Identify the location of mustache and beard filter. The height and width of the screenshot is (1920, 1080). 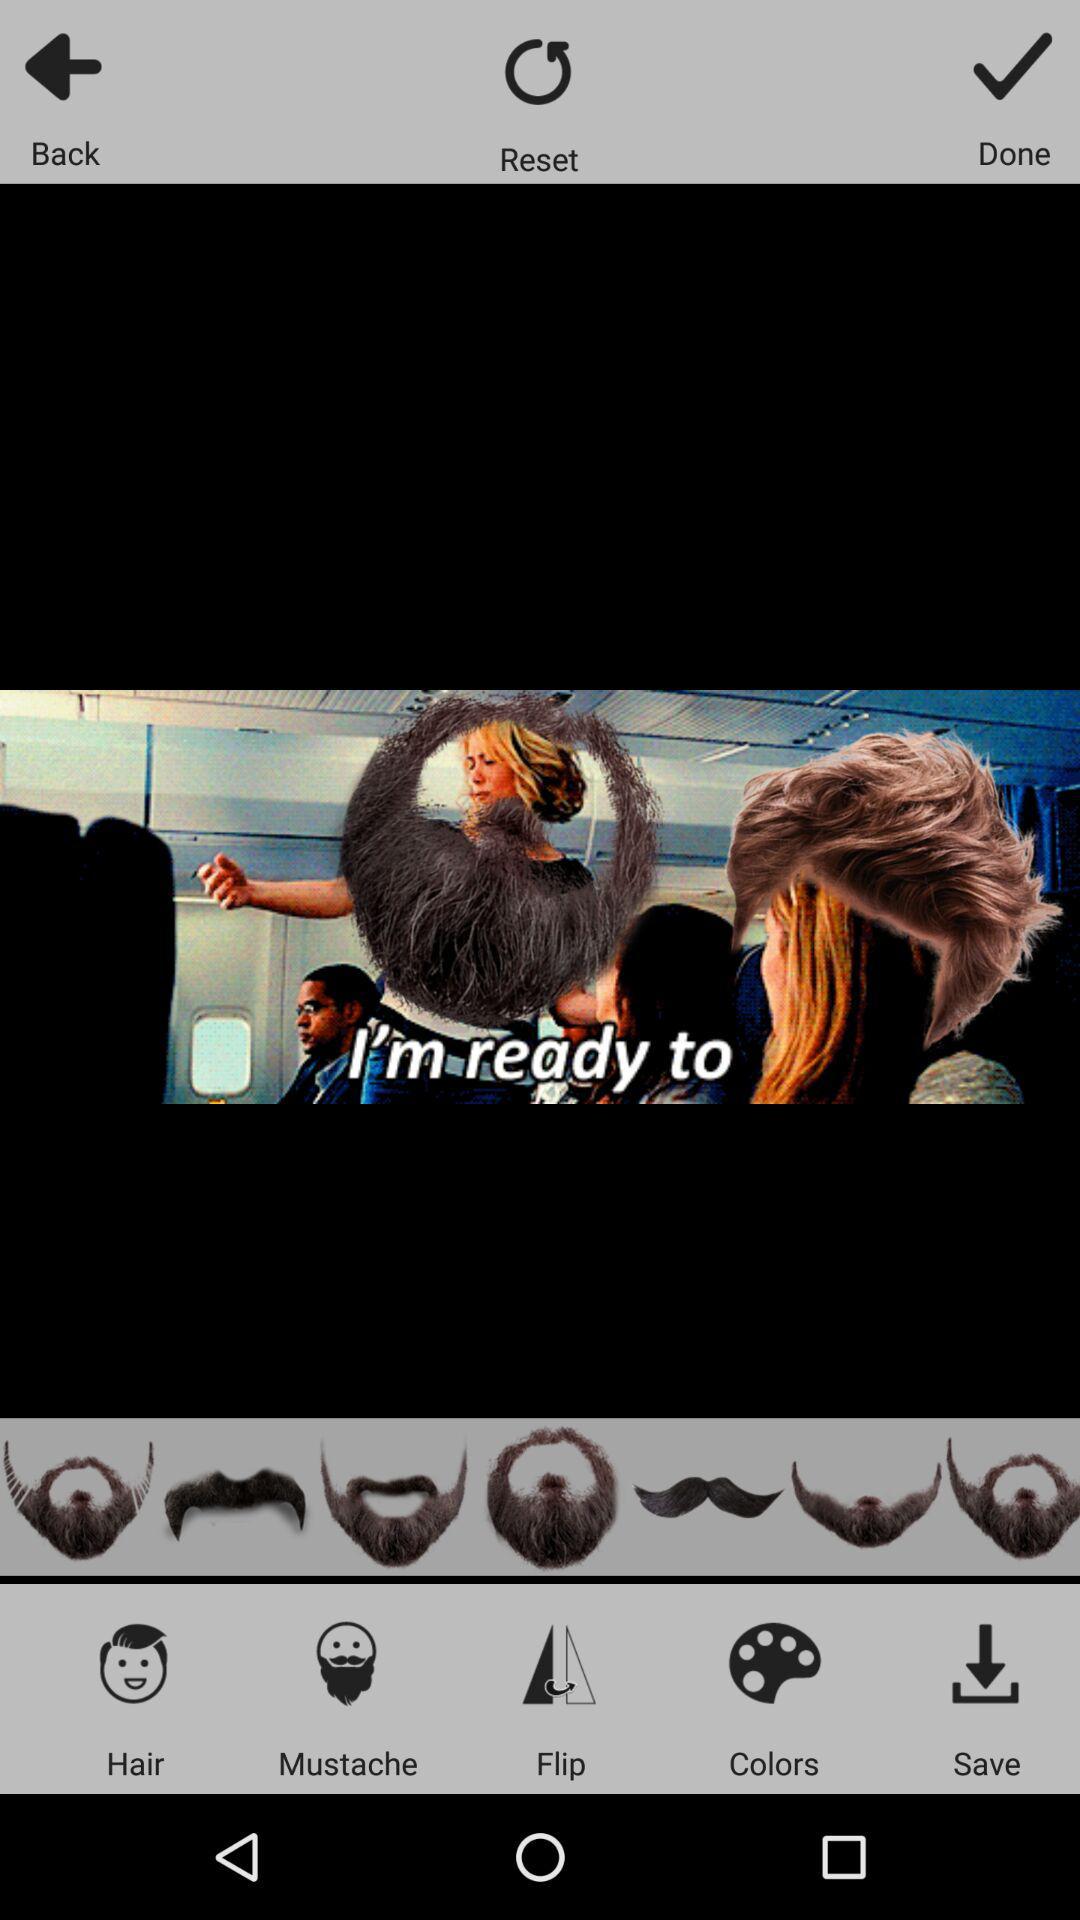
(551, 1497).